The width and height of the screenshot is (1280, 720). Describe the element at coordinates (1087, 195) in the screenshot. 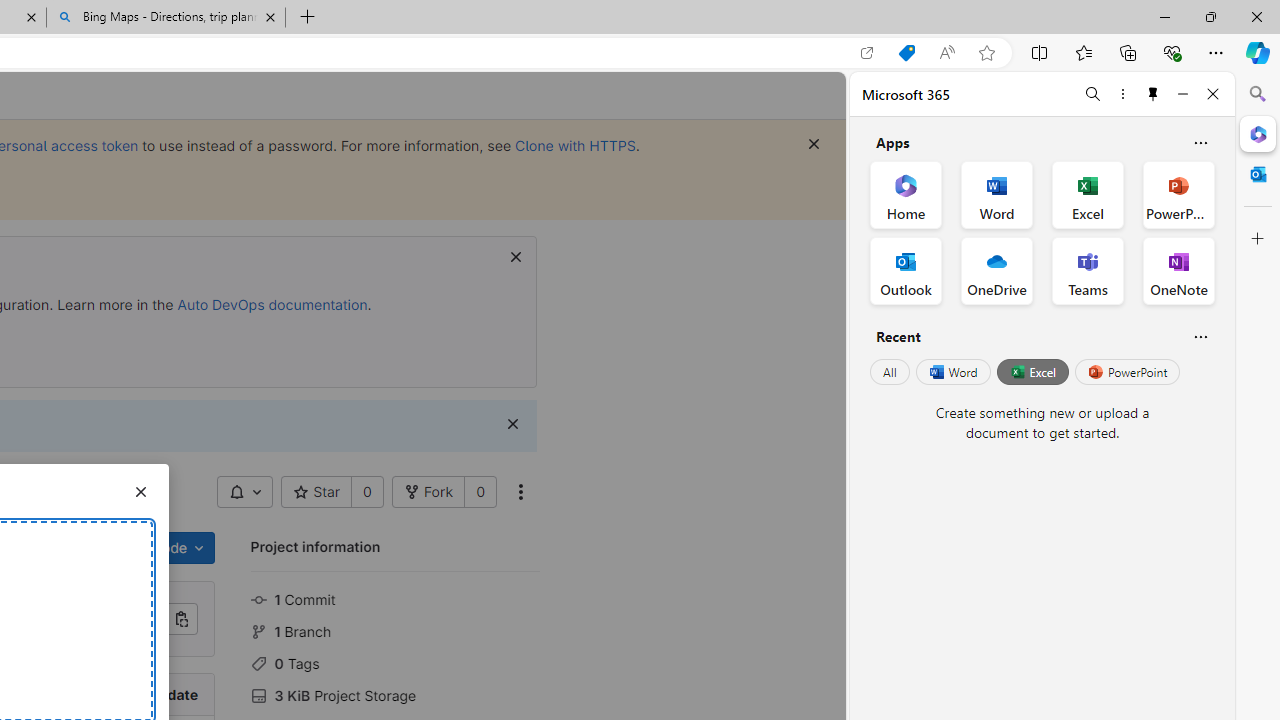

I see `'Excel Office App'` at that location.